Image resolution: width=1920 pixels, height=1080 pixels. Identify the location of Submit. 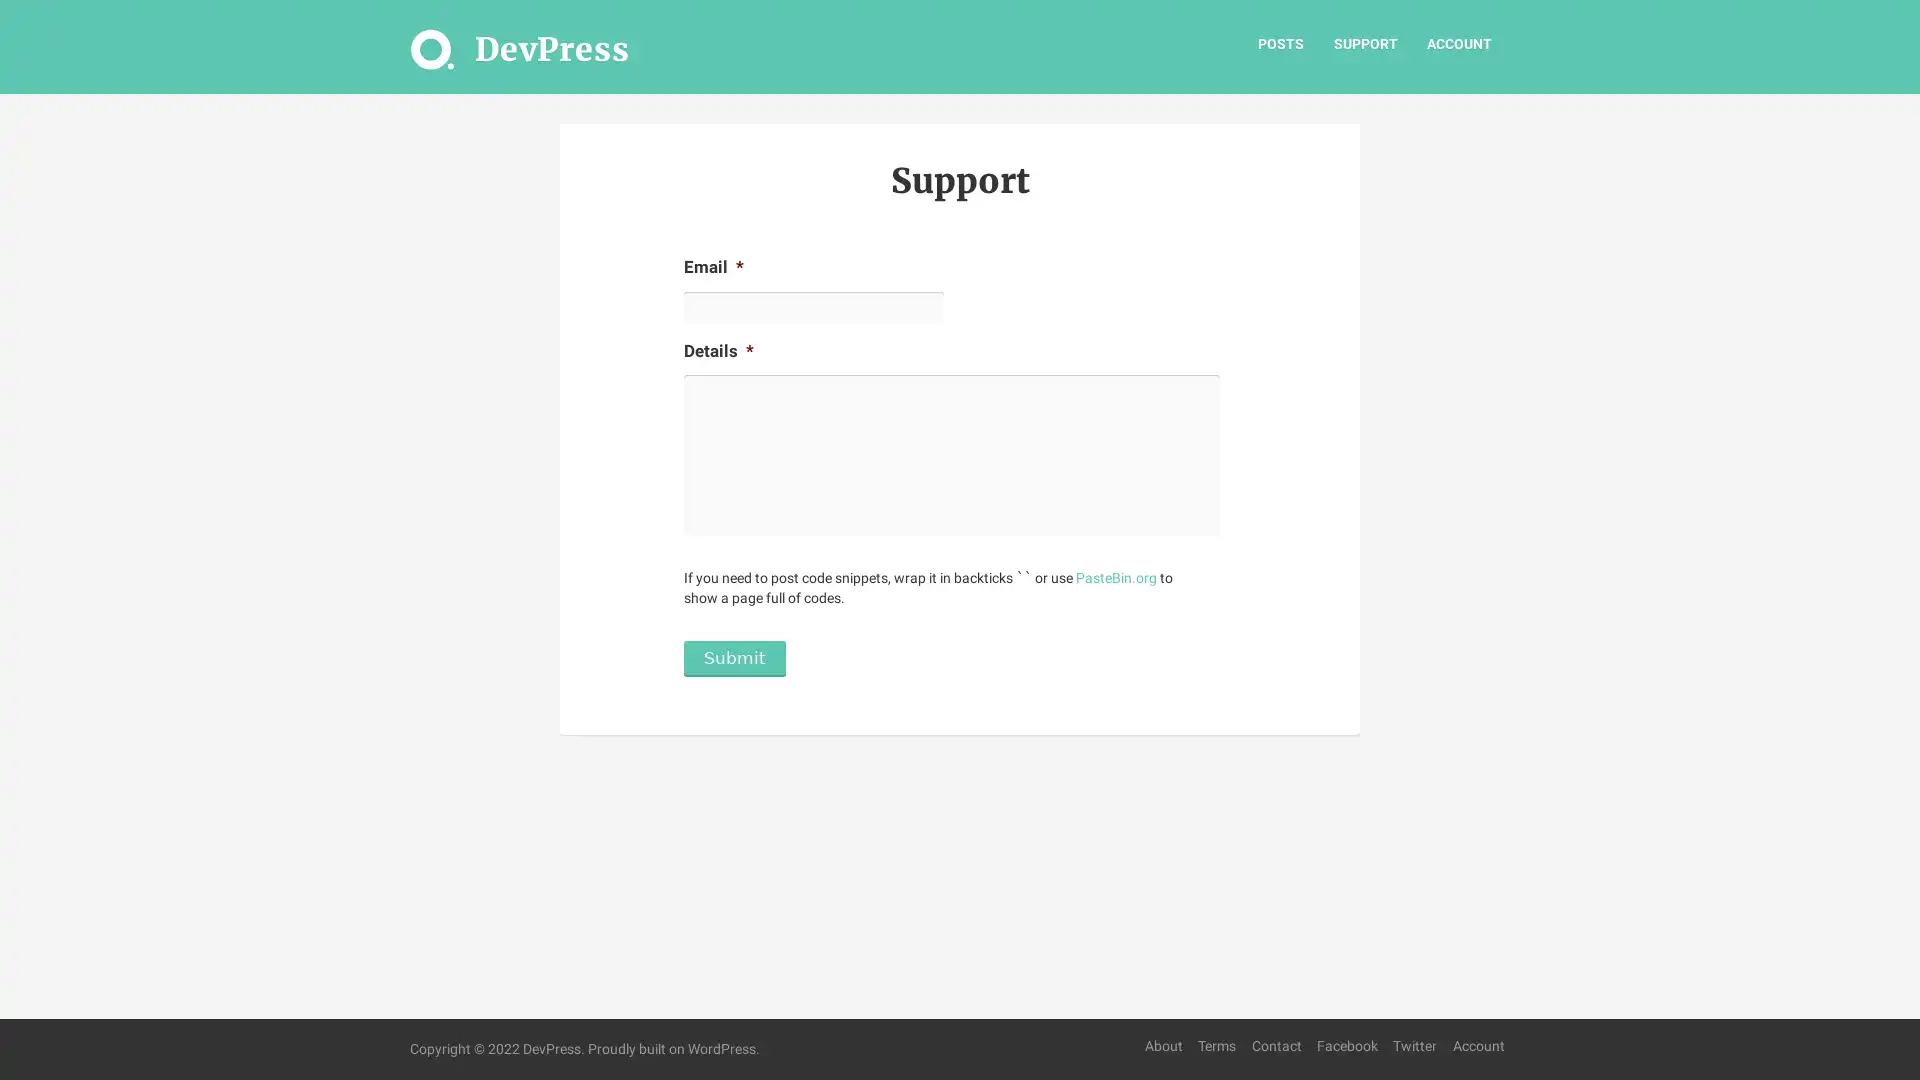
(733, 668).